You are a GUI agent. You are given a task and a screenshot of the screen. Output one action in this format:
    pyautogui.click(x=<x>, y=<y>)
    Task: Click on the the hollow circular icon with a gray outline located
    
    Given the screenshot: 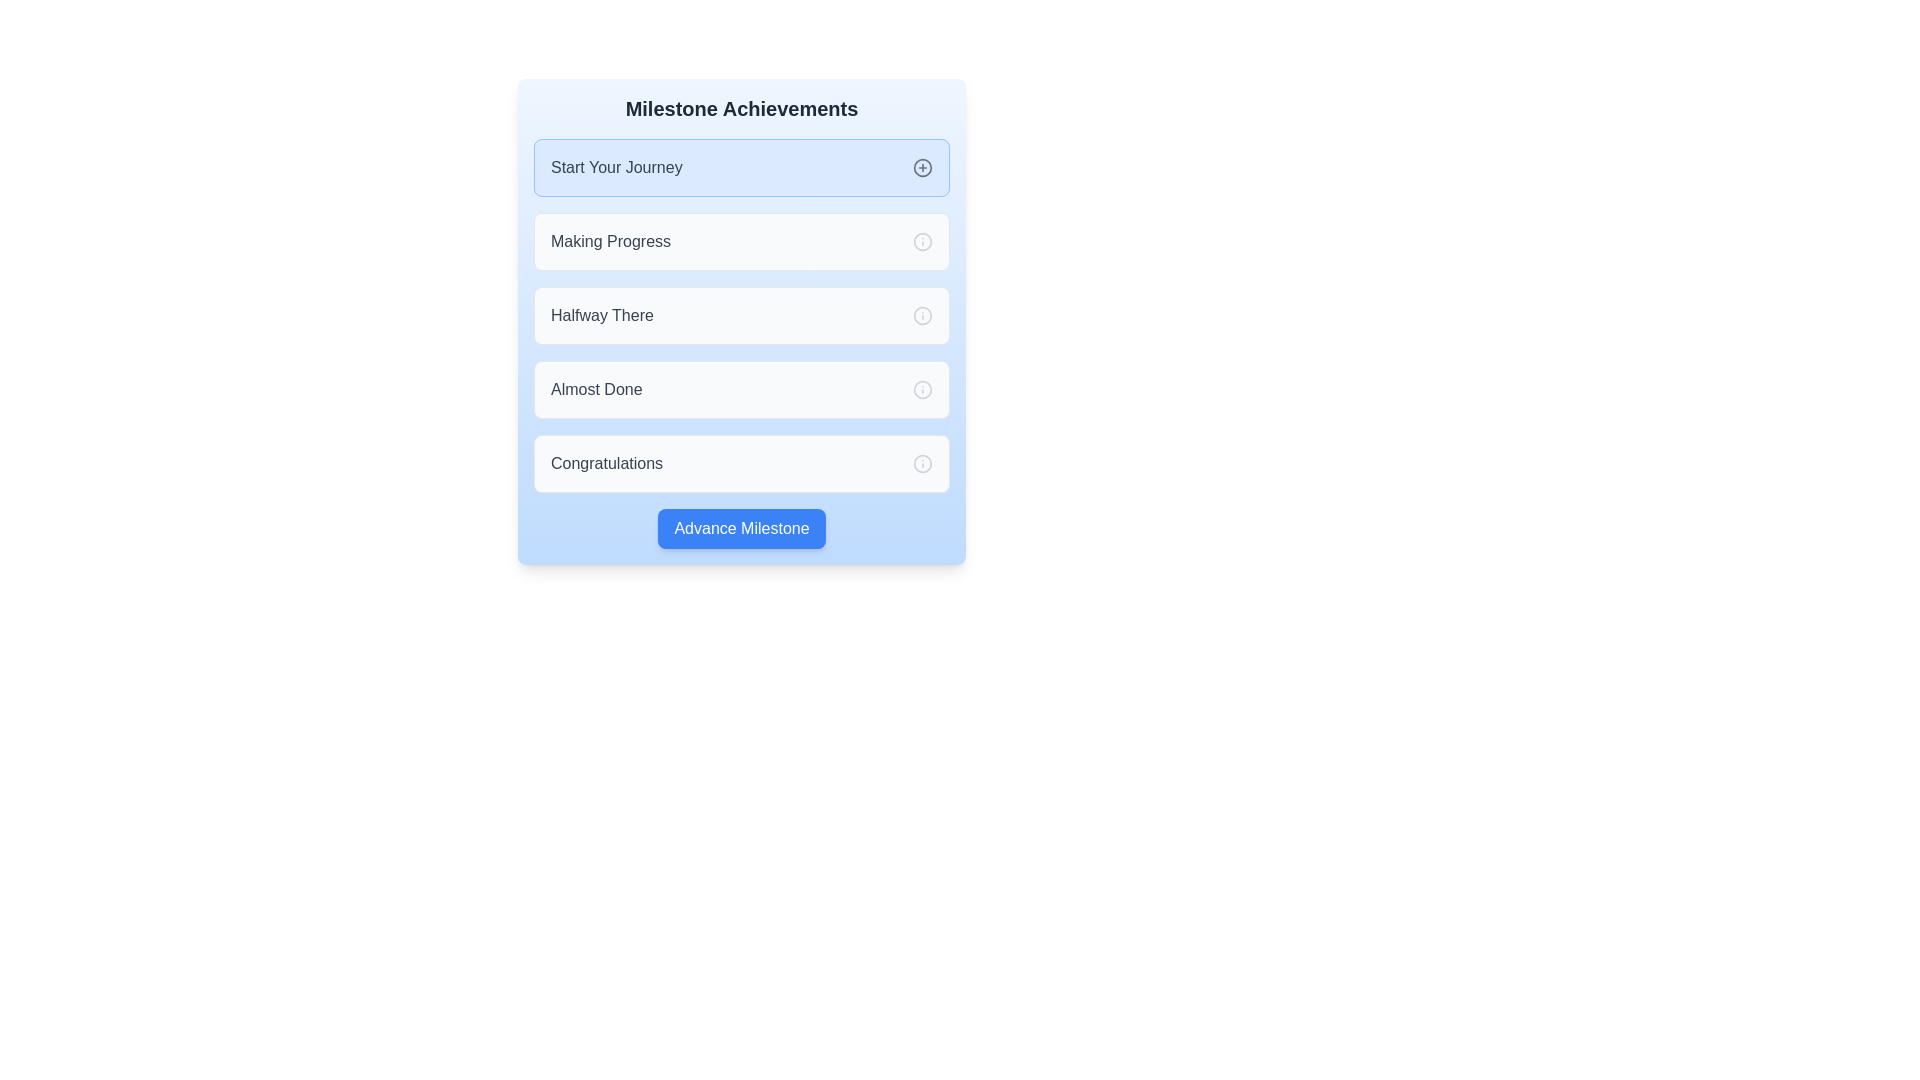 What is the action you would take?
    pyautogui.click(x=921, y=315)
    